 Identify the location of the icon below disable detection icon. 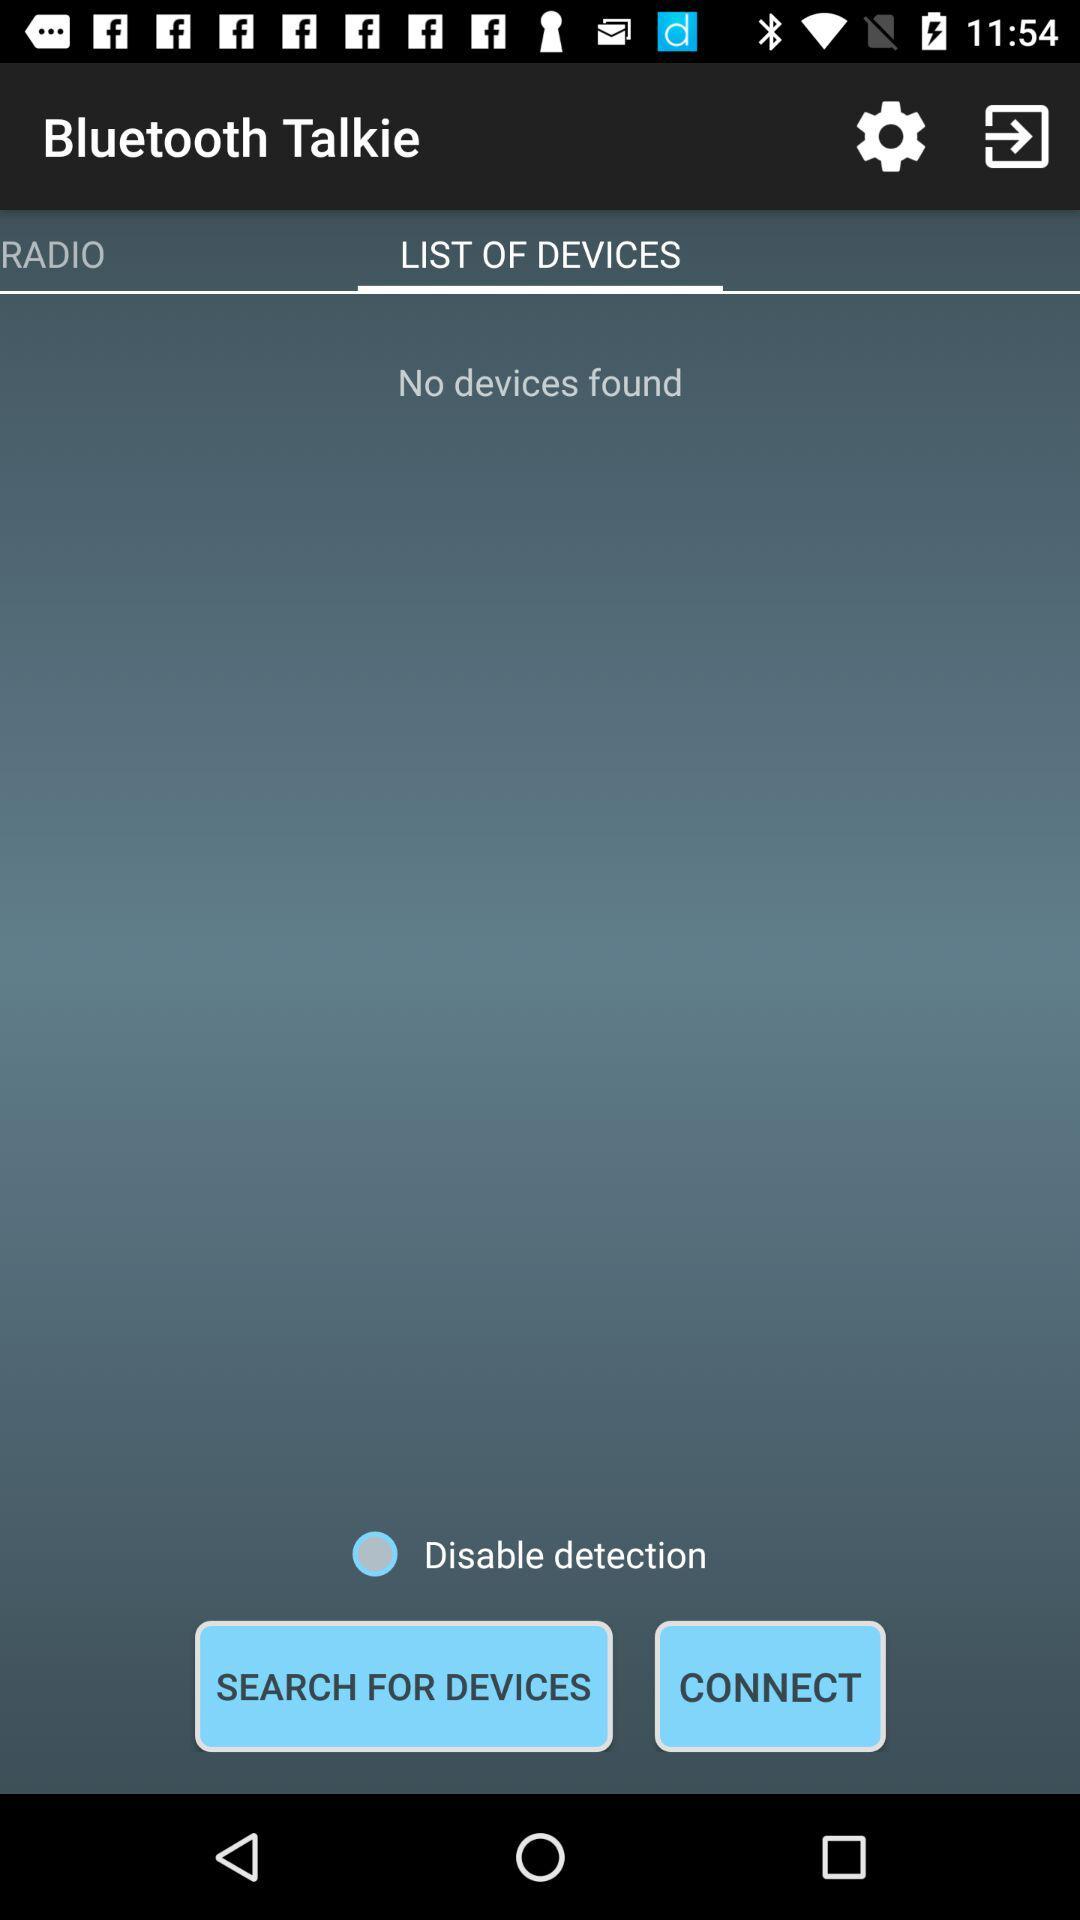
(403, 1685).